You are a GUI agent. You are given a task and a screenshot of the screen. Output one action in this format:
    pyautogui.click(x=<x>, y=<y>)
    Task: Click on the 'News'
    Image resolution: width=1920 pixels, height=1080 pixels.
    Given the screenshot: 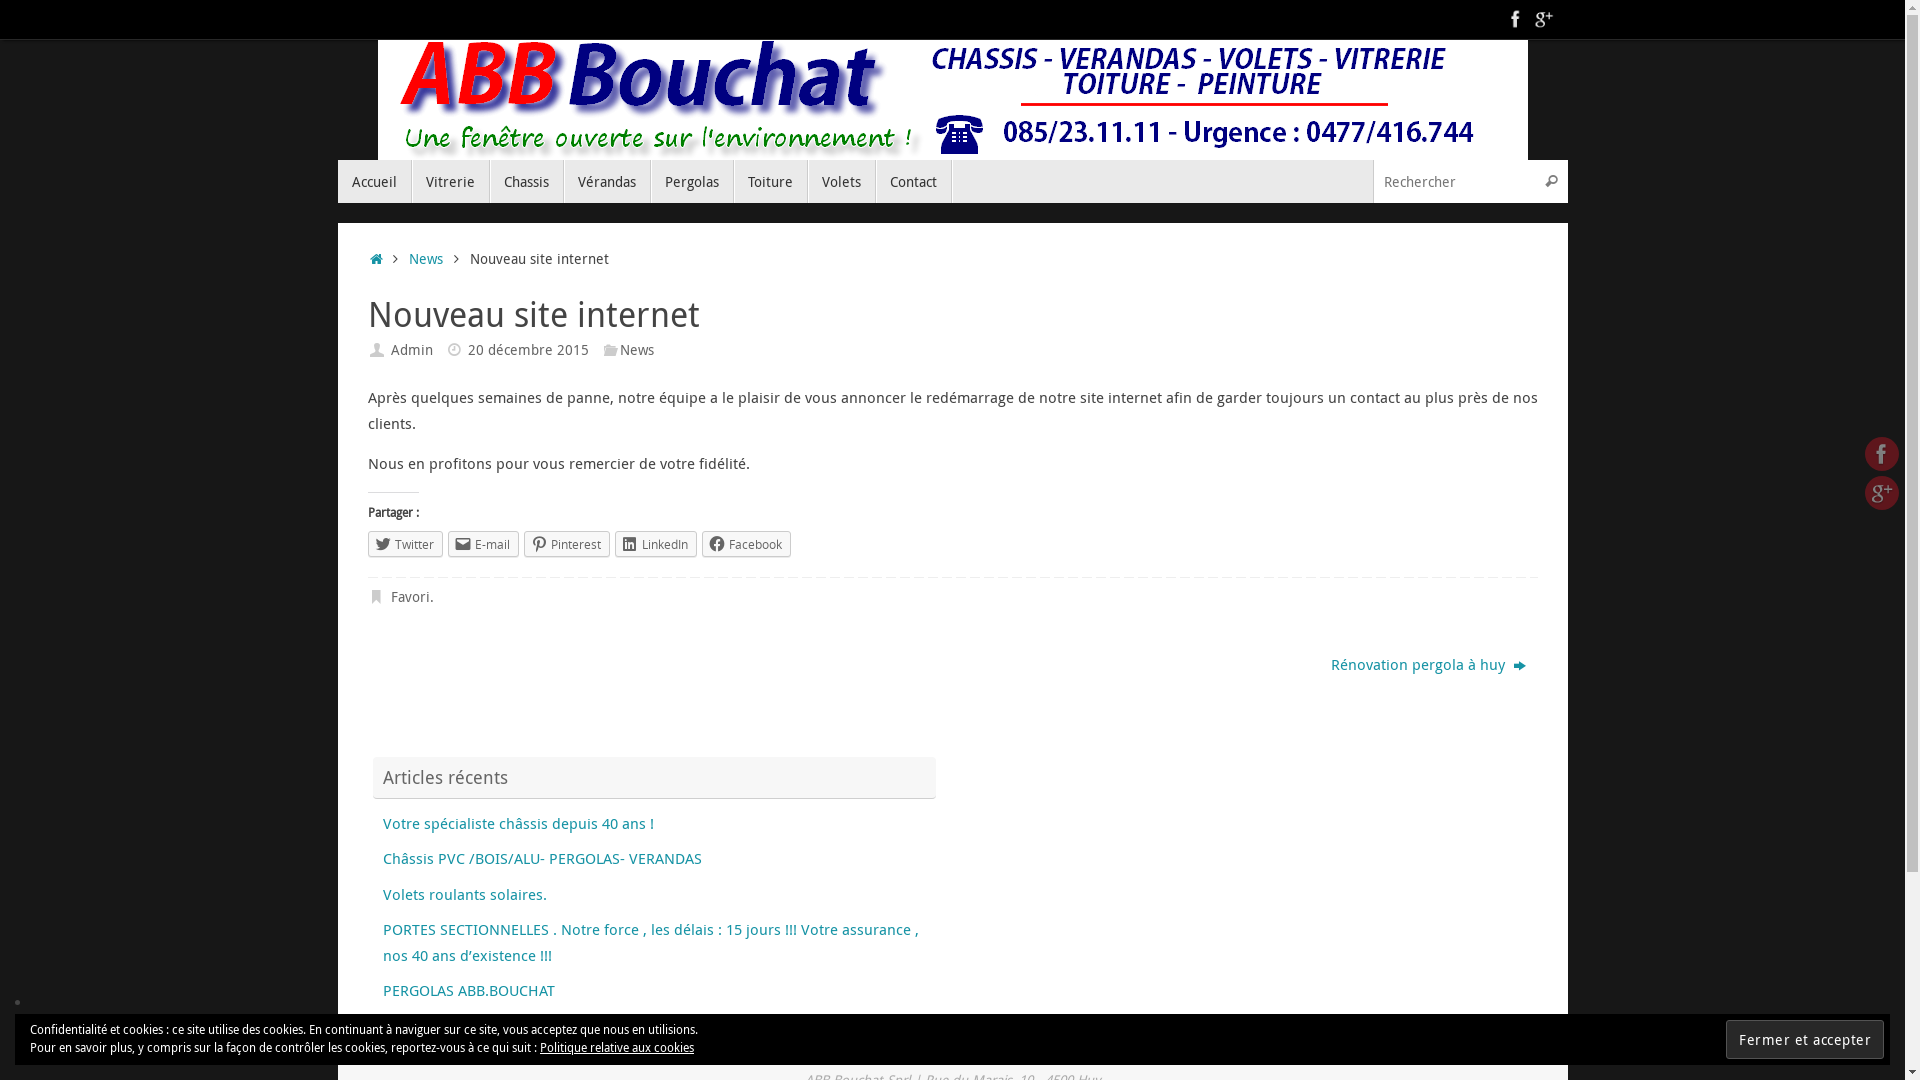 What is the action you would take?
    pyautogui.click(x=636, y=347)
    